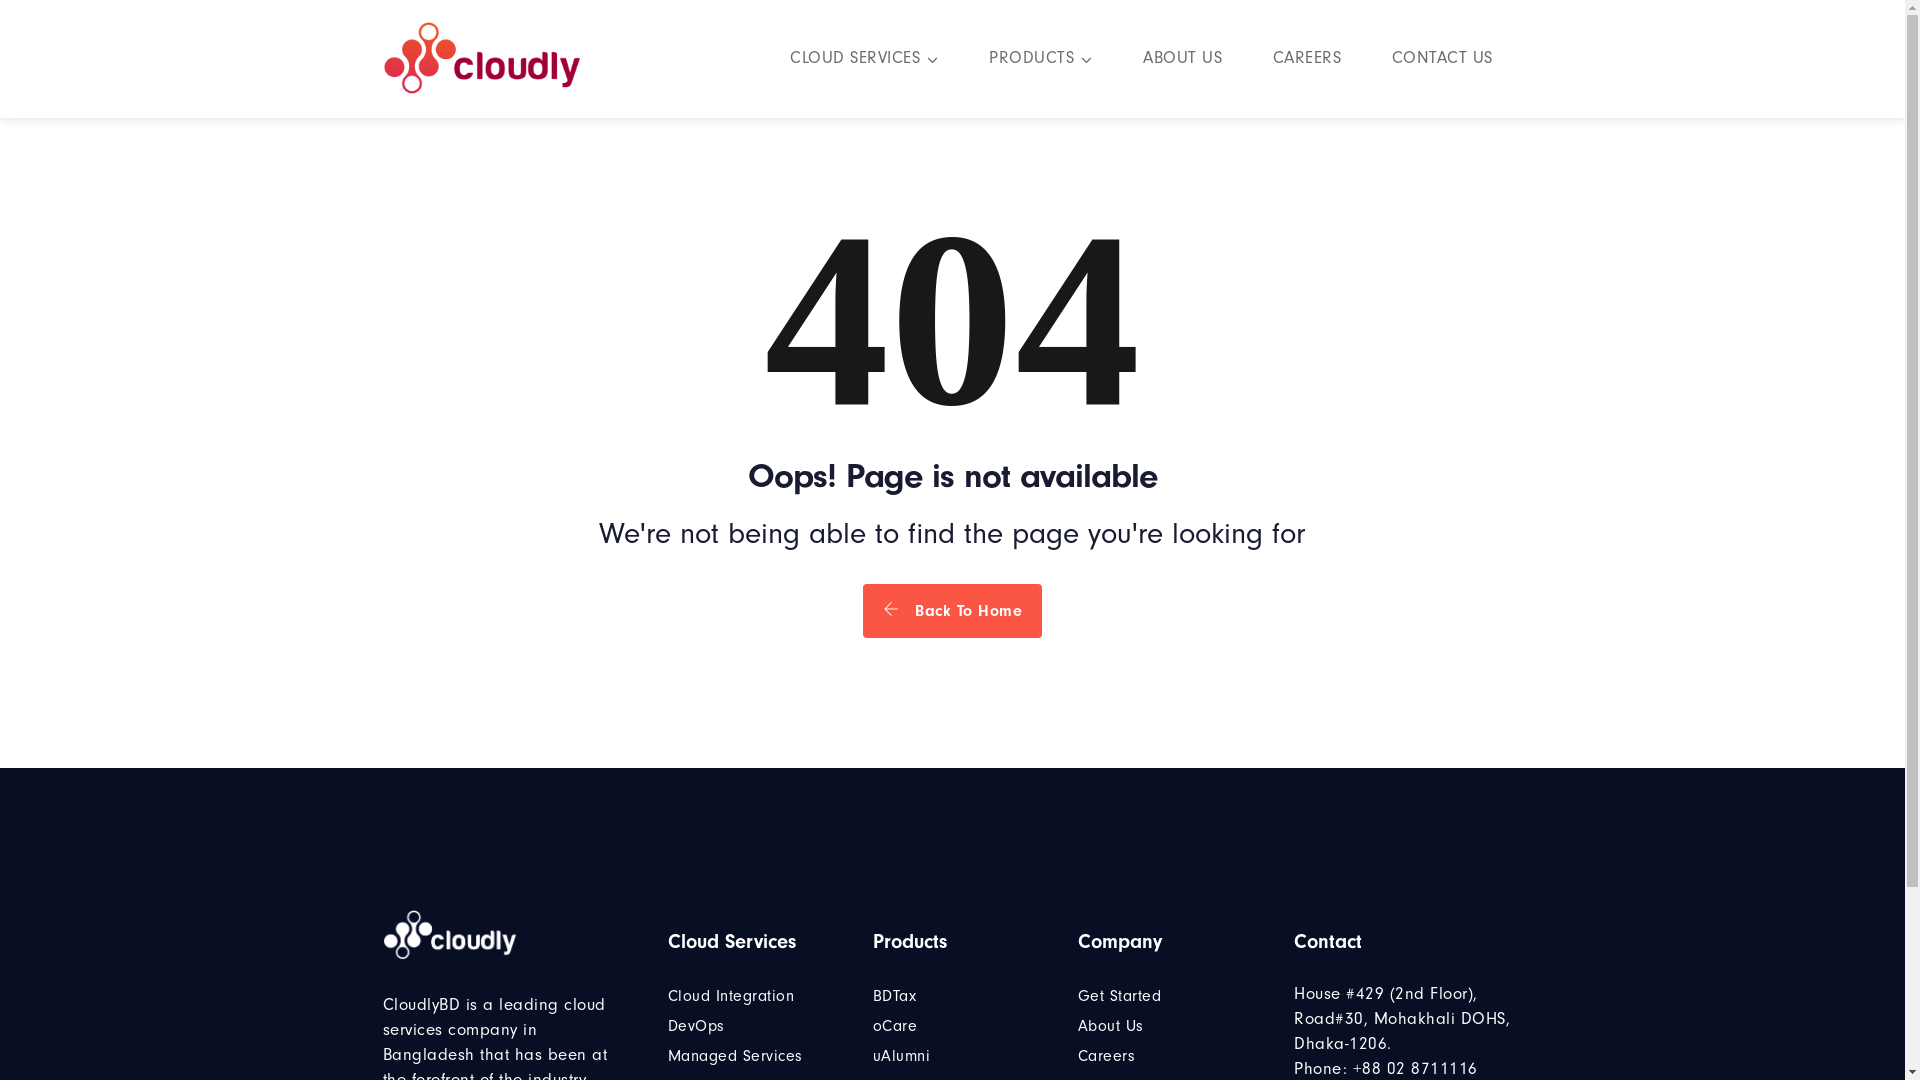  I want to click on 'About Us', so click(1109, 1026).